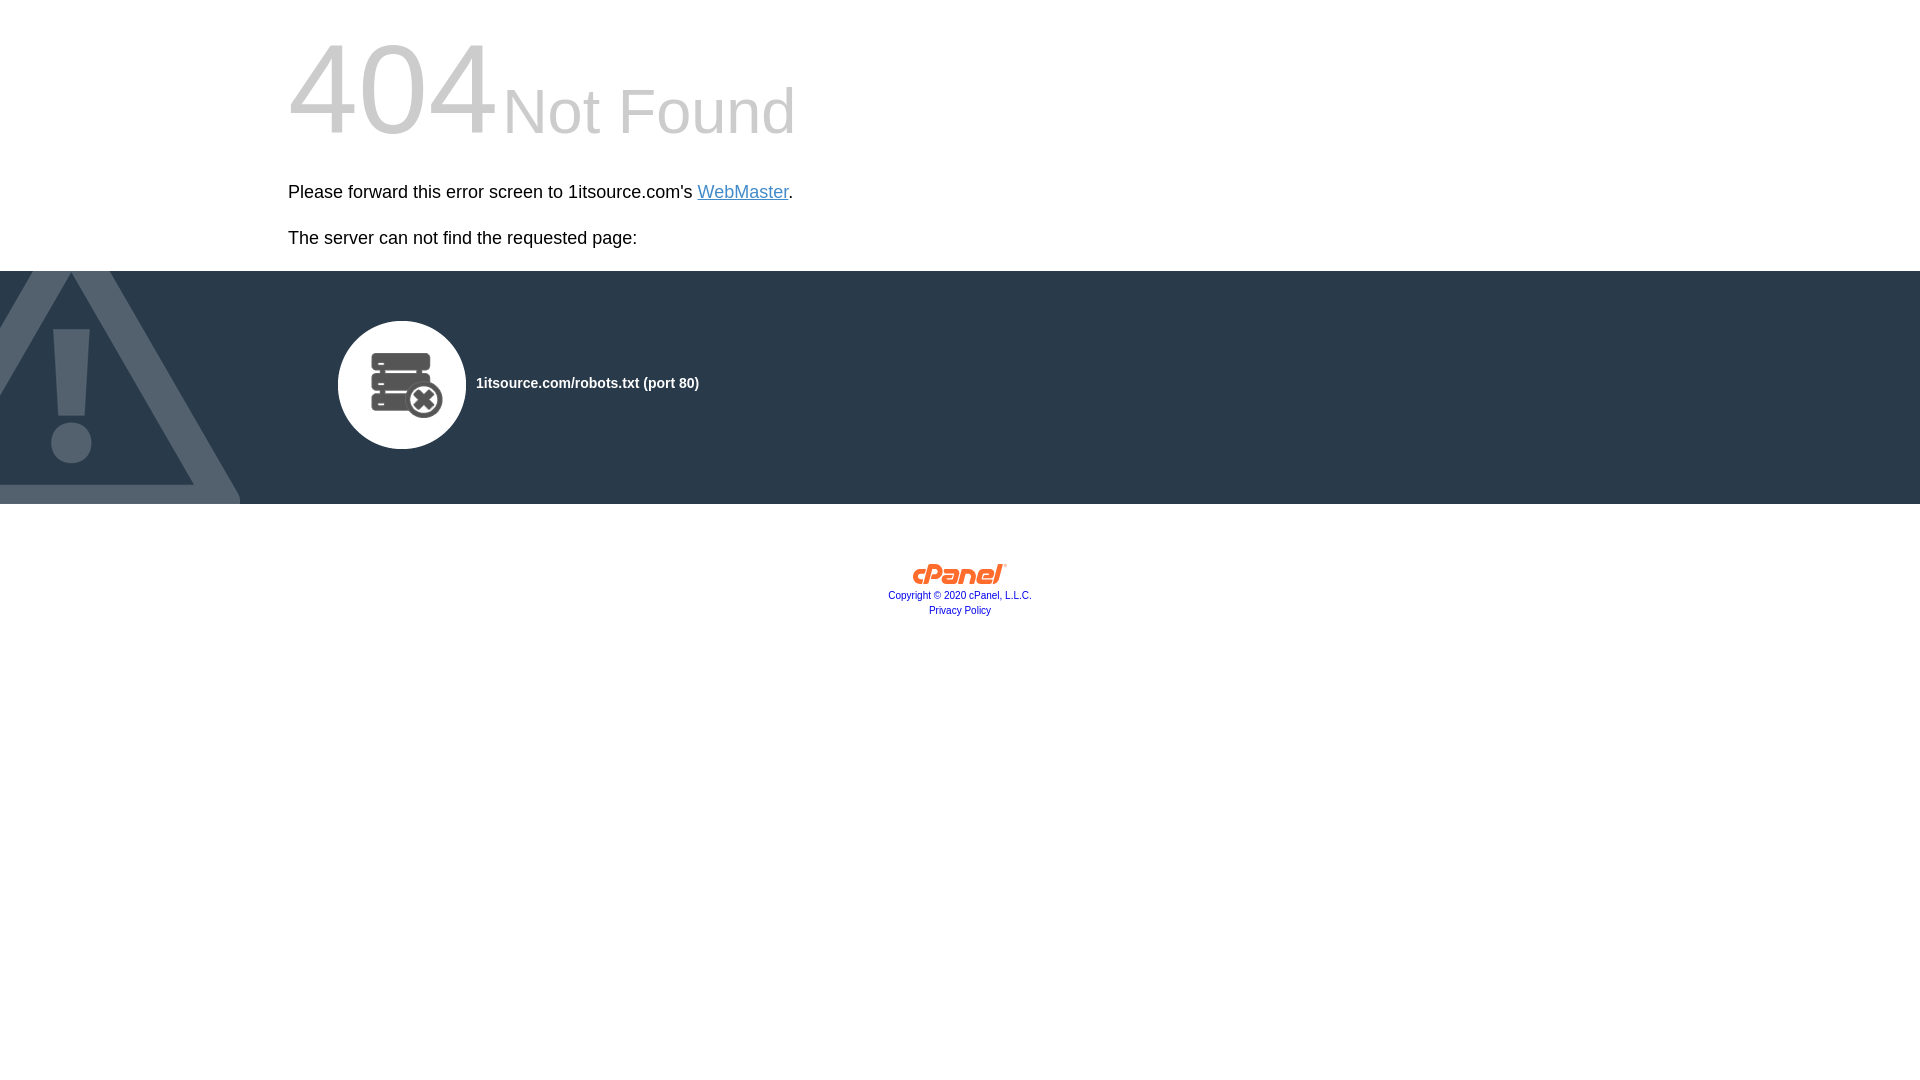 The height and width of the screenshot is (1080, 1920). Describe the element at coordinates (960, 609) in the screenshot. I see `'Privacy Policy'` at that location.